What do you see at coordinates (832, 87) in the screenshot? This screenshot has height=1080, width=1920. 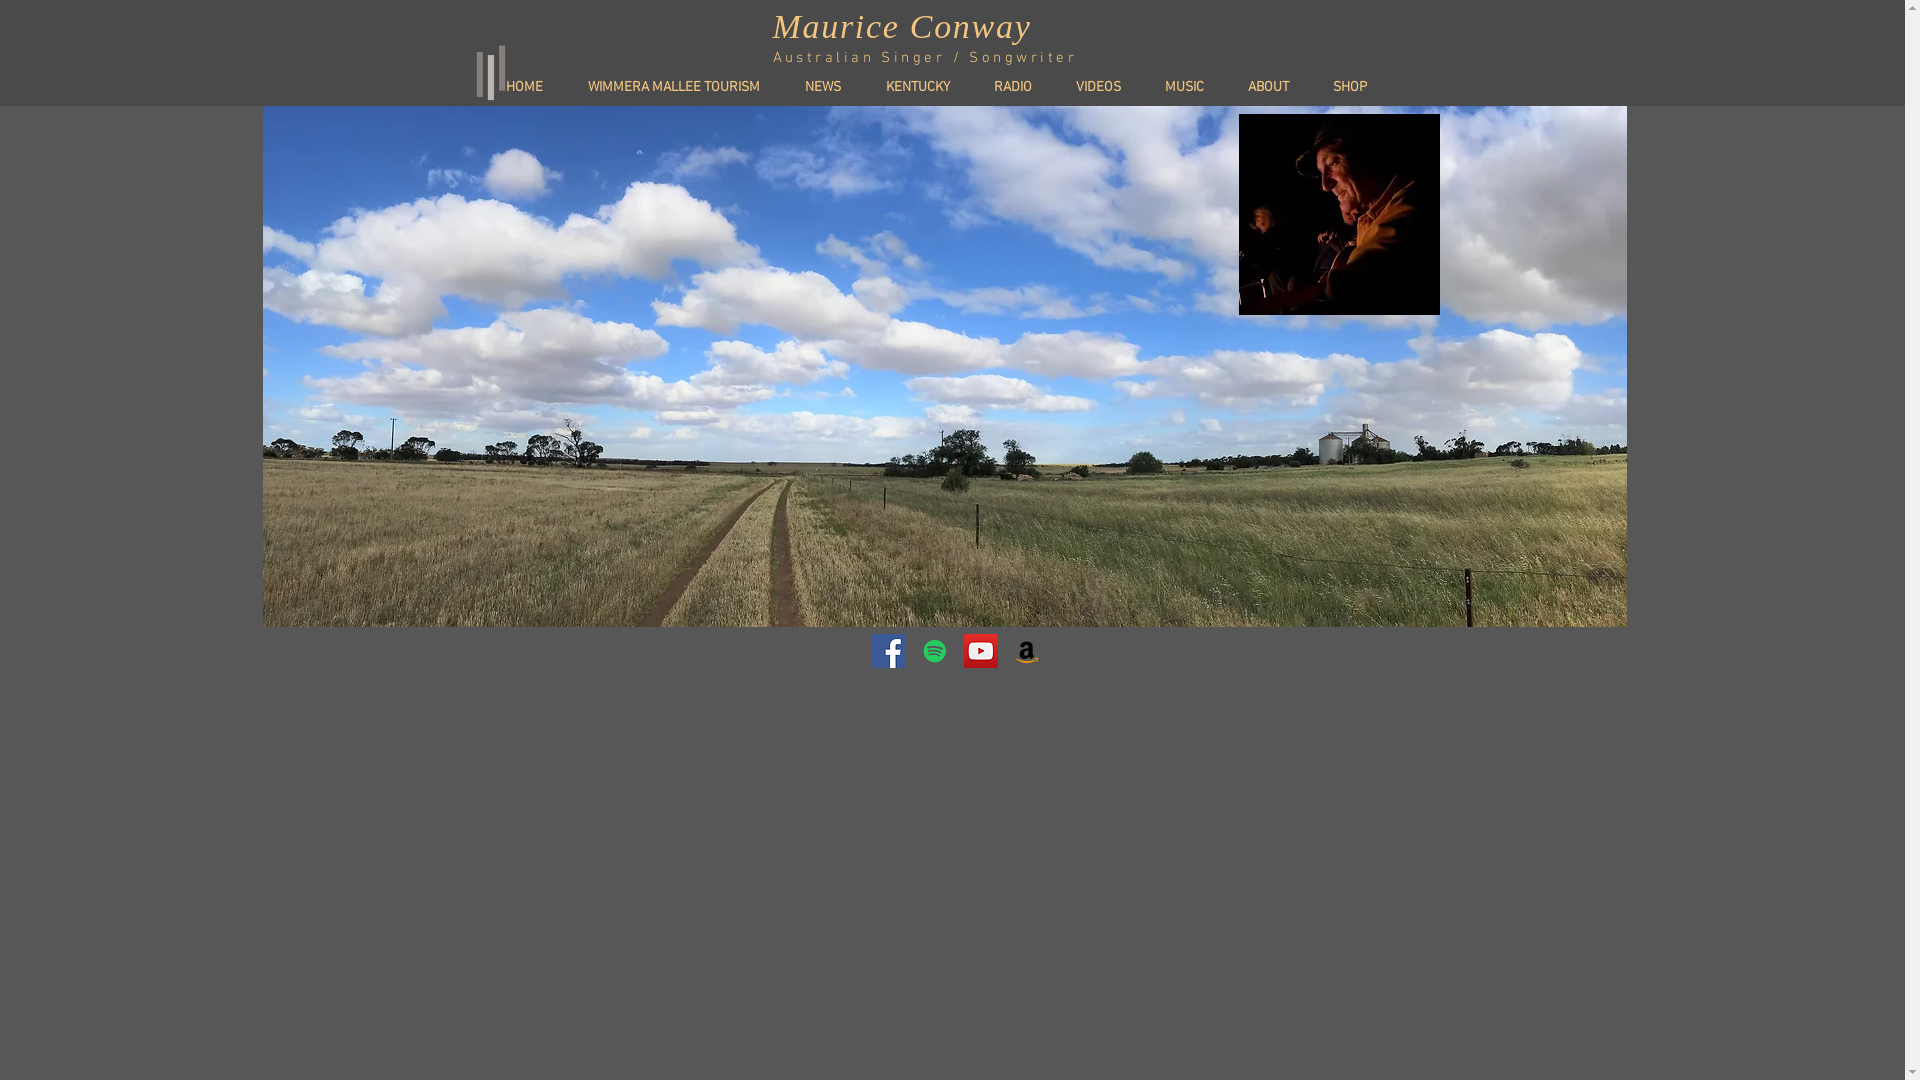 I see `'NEWS'` at bounding box center [832, 87].